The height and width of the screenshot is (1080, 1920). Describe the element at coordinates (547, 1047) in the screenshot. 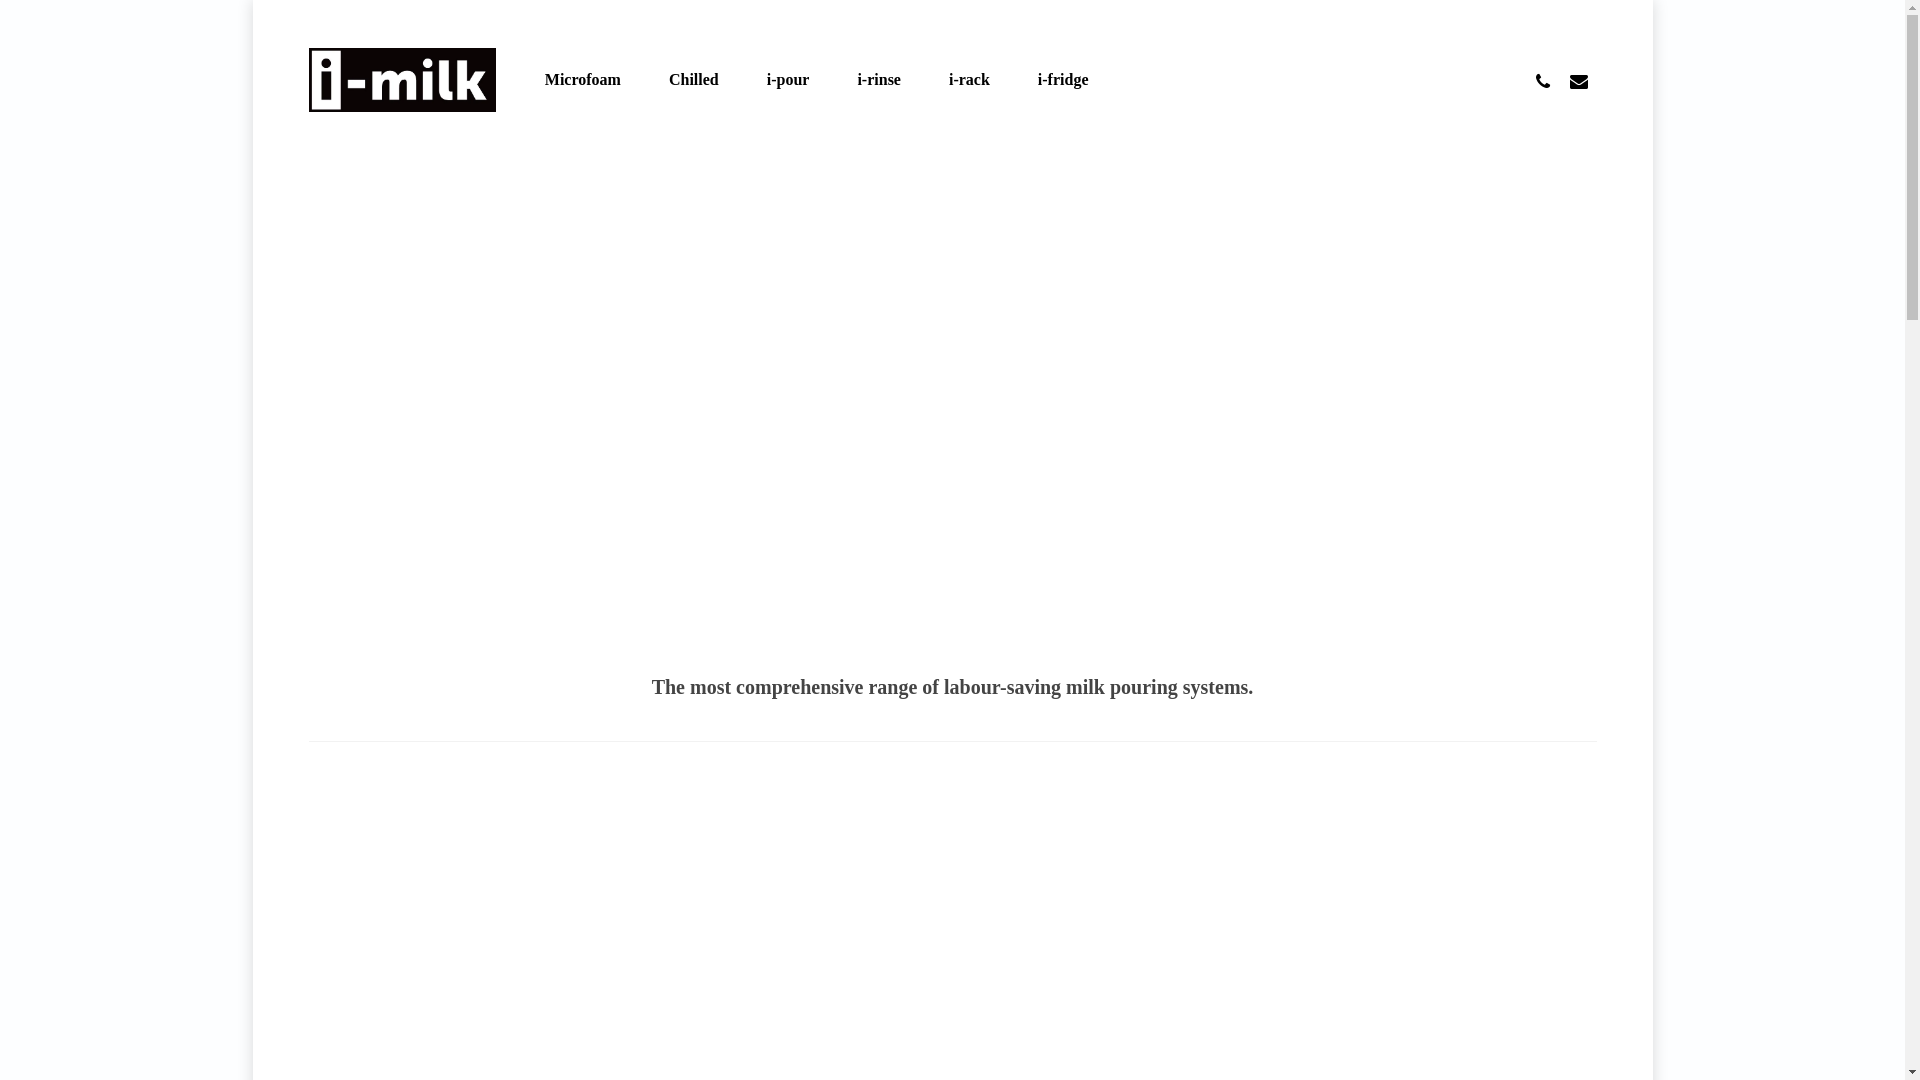

I see `'web design by koda.'` at that location.